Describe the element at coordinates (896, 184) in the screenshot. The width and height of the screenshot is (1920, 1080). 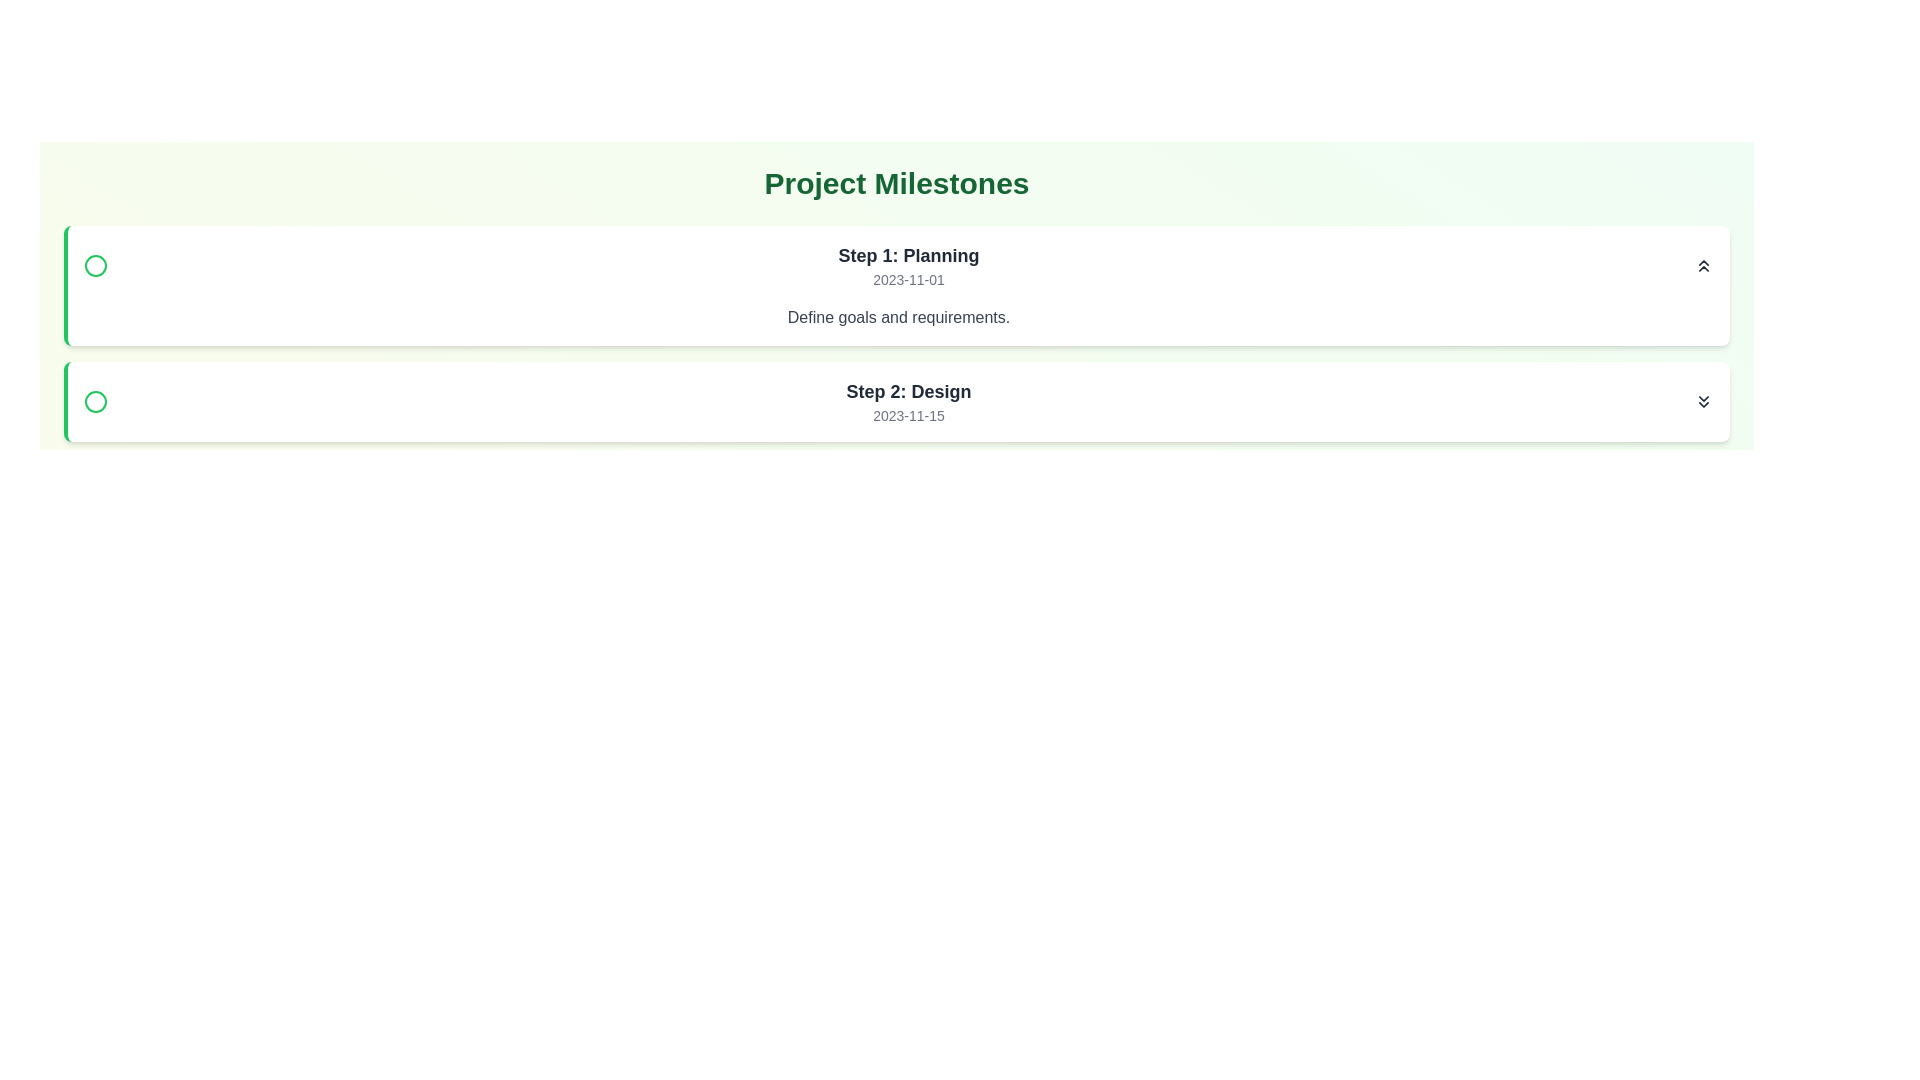
I see `the text element displaying 'Project Milestones' which is styled in bold and large green font, positioned at the top of the panel` at that location.